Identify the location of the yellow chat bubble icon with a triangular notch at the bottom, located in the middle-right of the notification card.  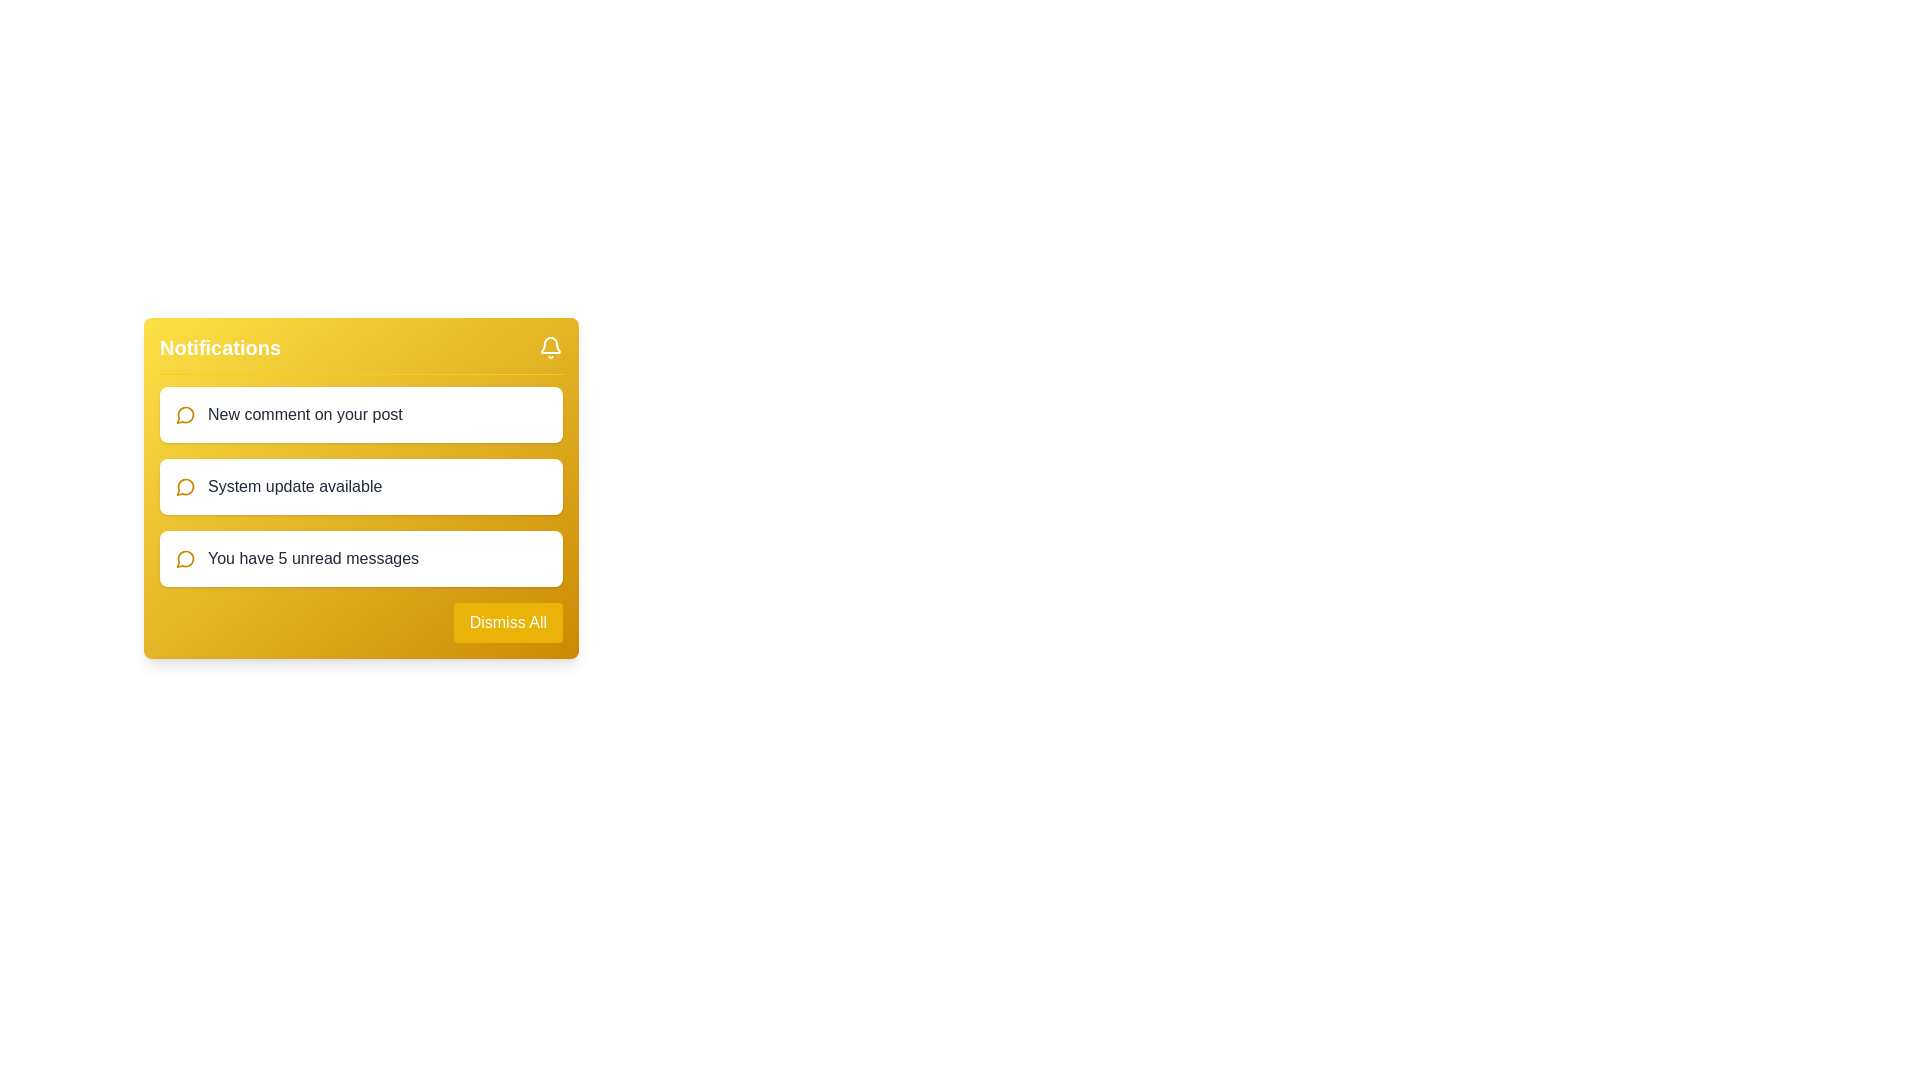
(185, 559).